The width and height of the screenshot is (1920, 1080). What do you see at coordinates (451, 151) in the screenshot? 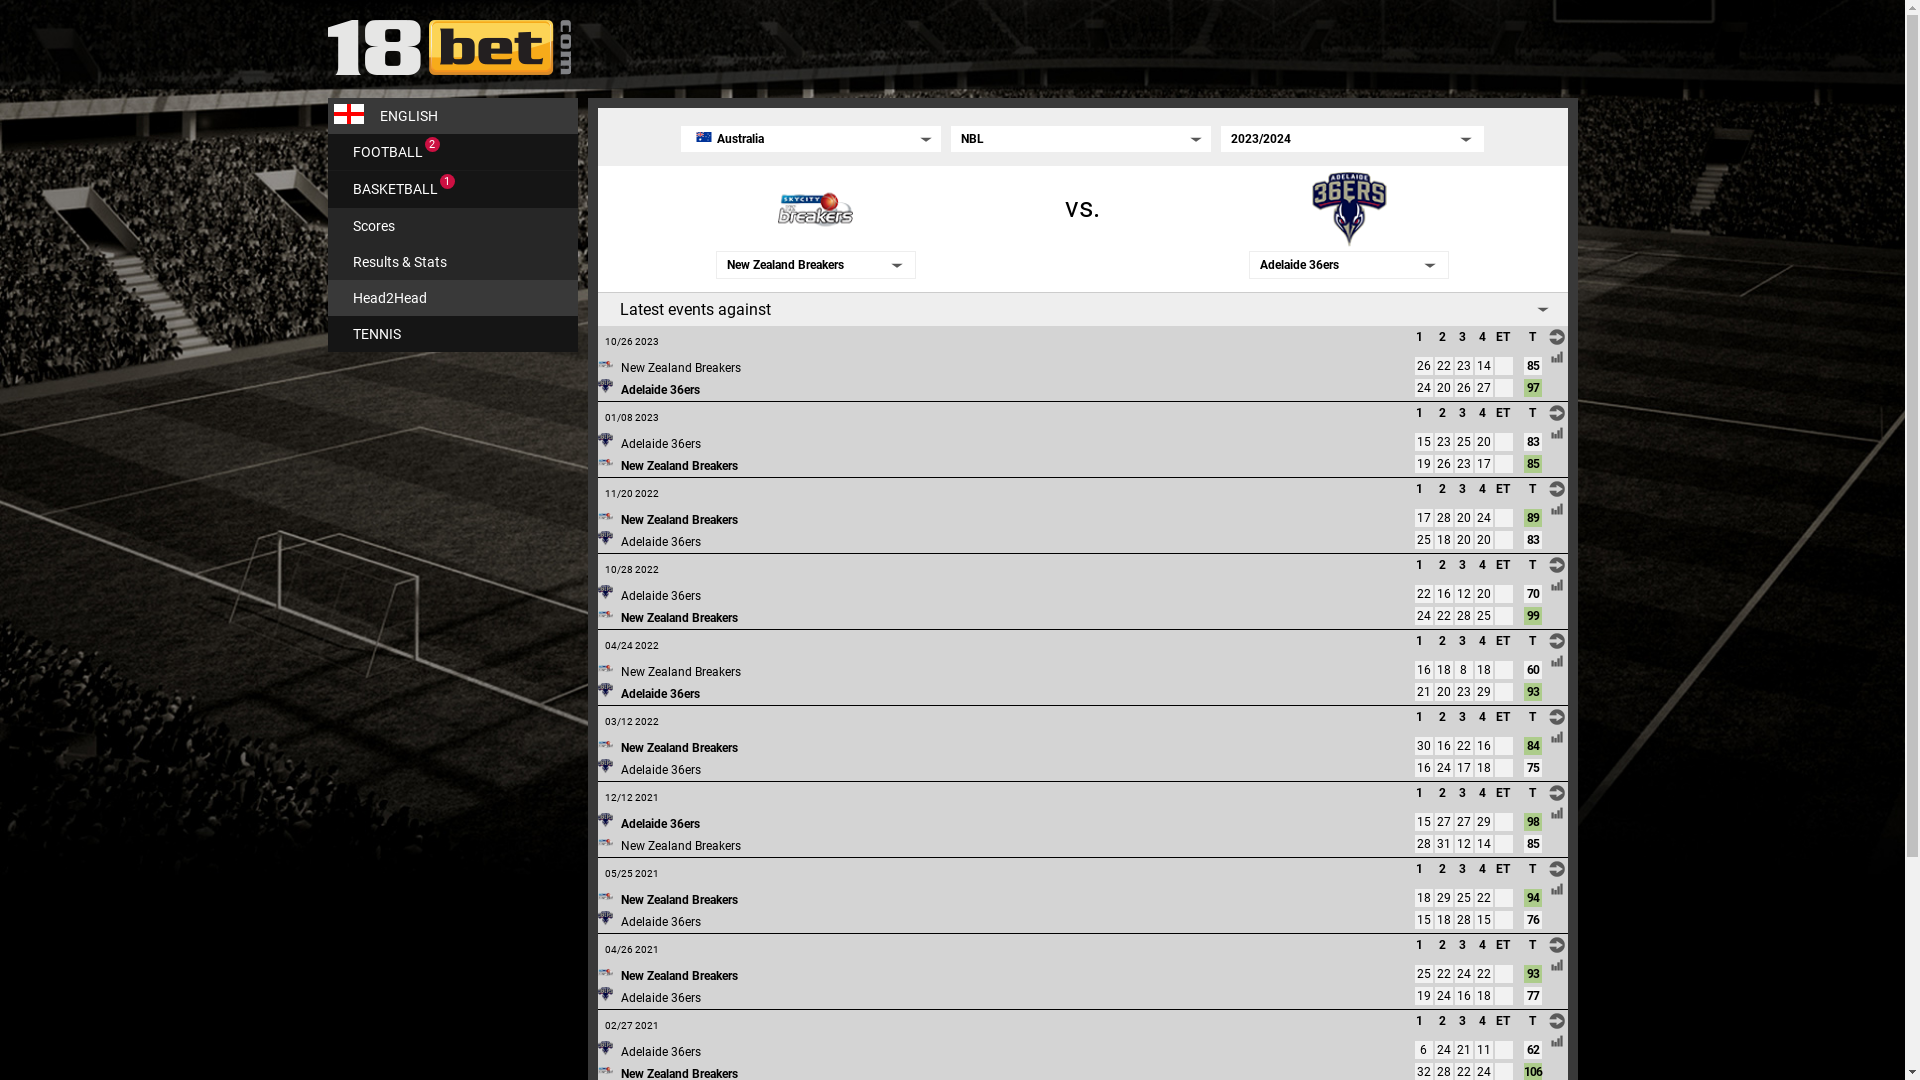
I see `'FOOTBALL` at bounding box center [451, 151].